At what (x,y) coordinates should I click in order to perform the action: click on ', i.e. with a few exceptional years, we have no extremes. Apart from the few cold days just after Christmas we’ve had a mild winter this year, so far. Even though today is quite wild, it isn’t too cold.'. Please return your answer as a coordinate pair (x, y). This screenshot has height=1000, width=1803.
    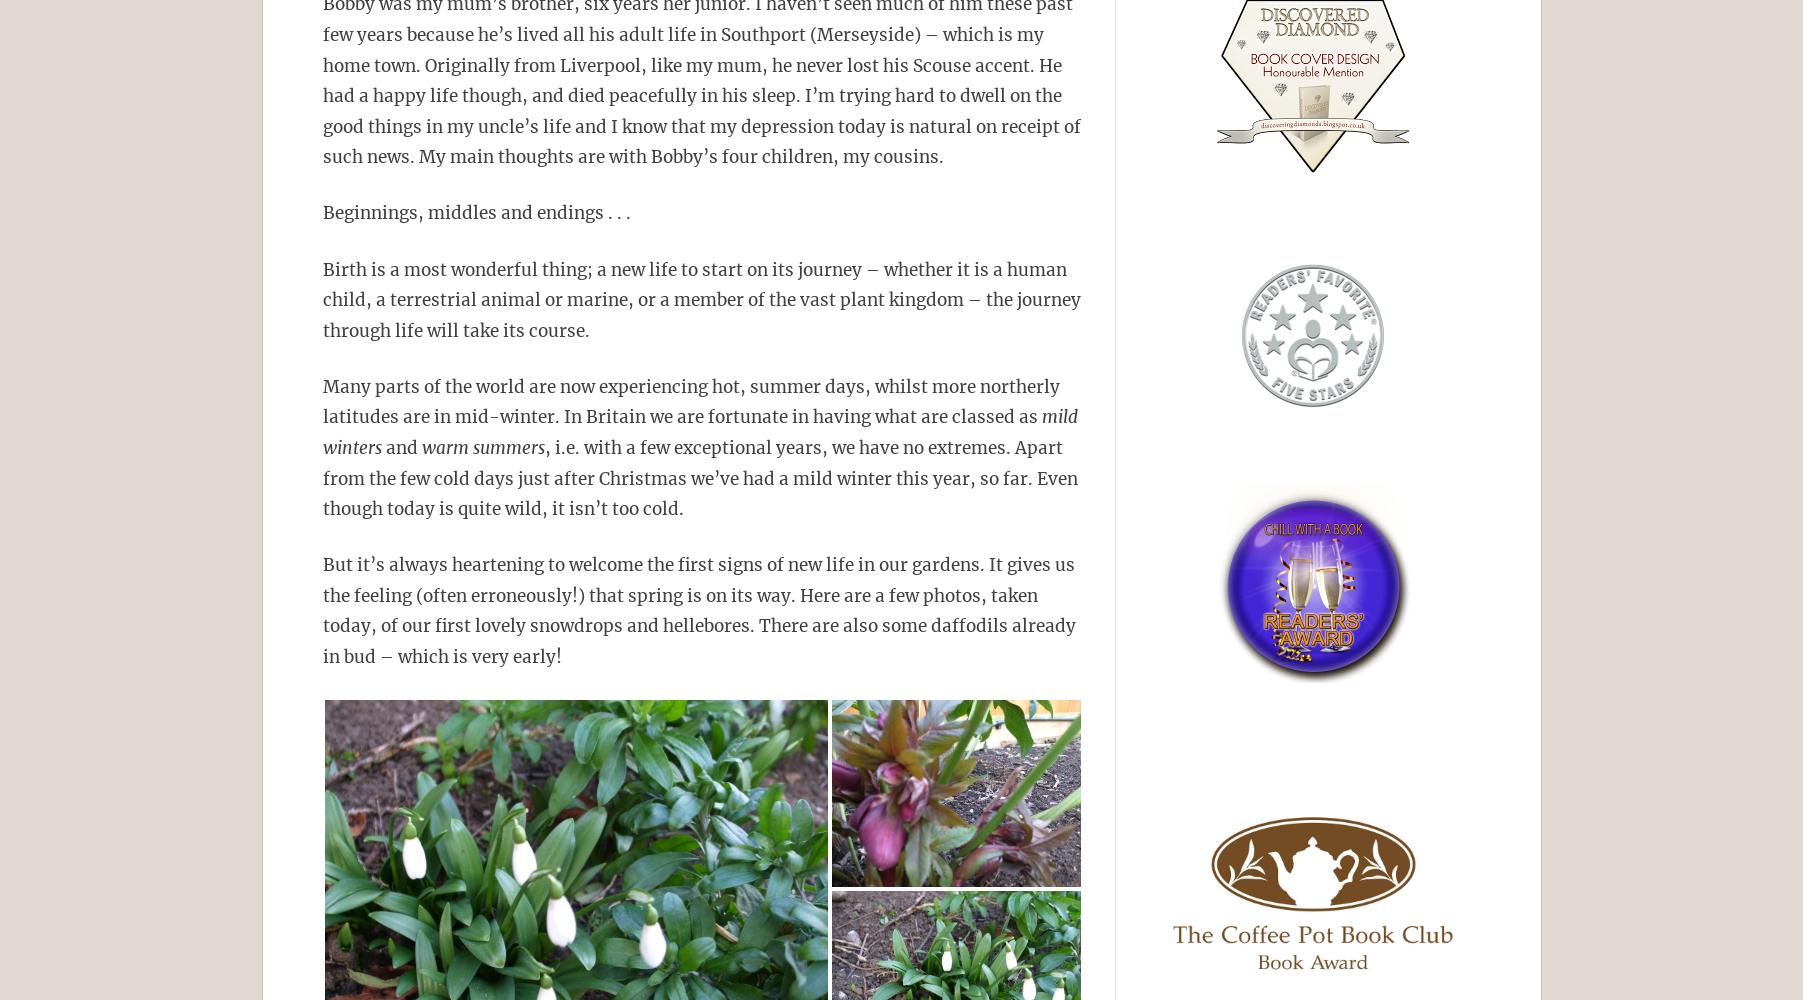
    Looking at the image, I should click on (698, 477).